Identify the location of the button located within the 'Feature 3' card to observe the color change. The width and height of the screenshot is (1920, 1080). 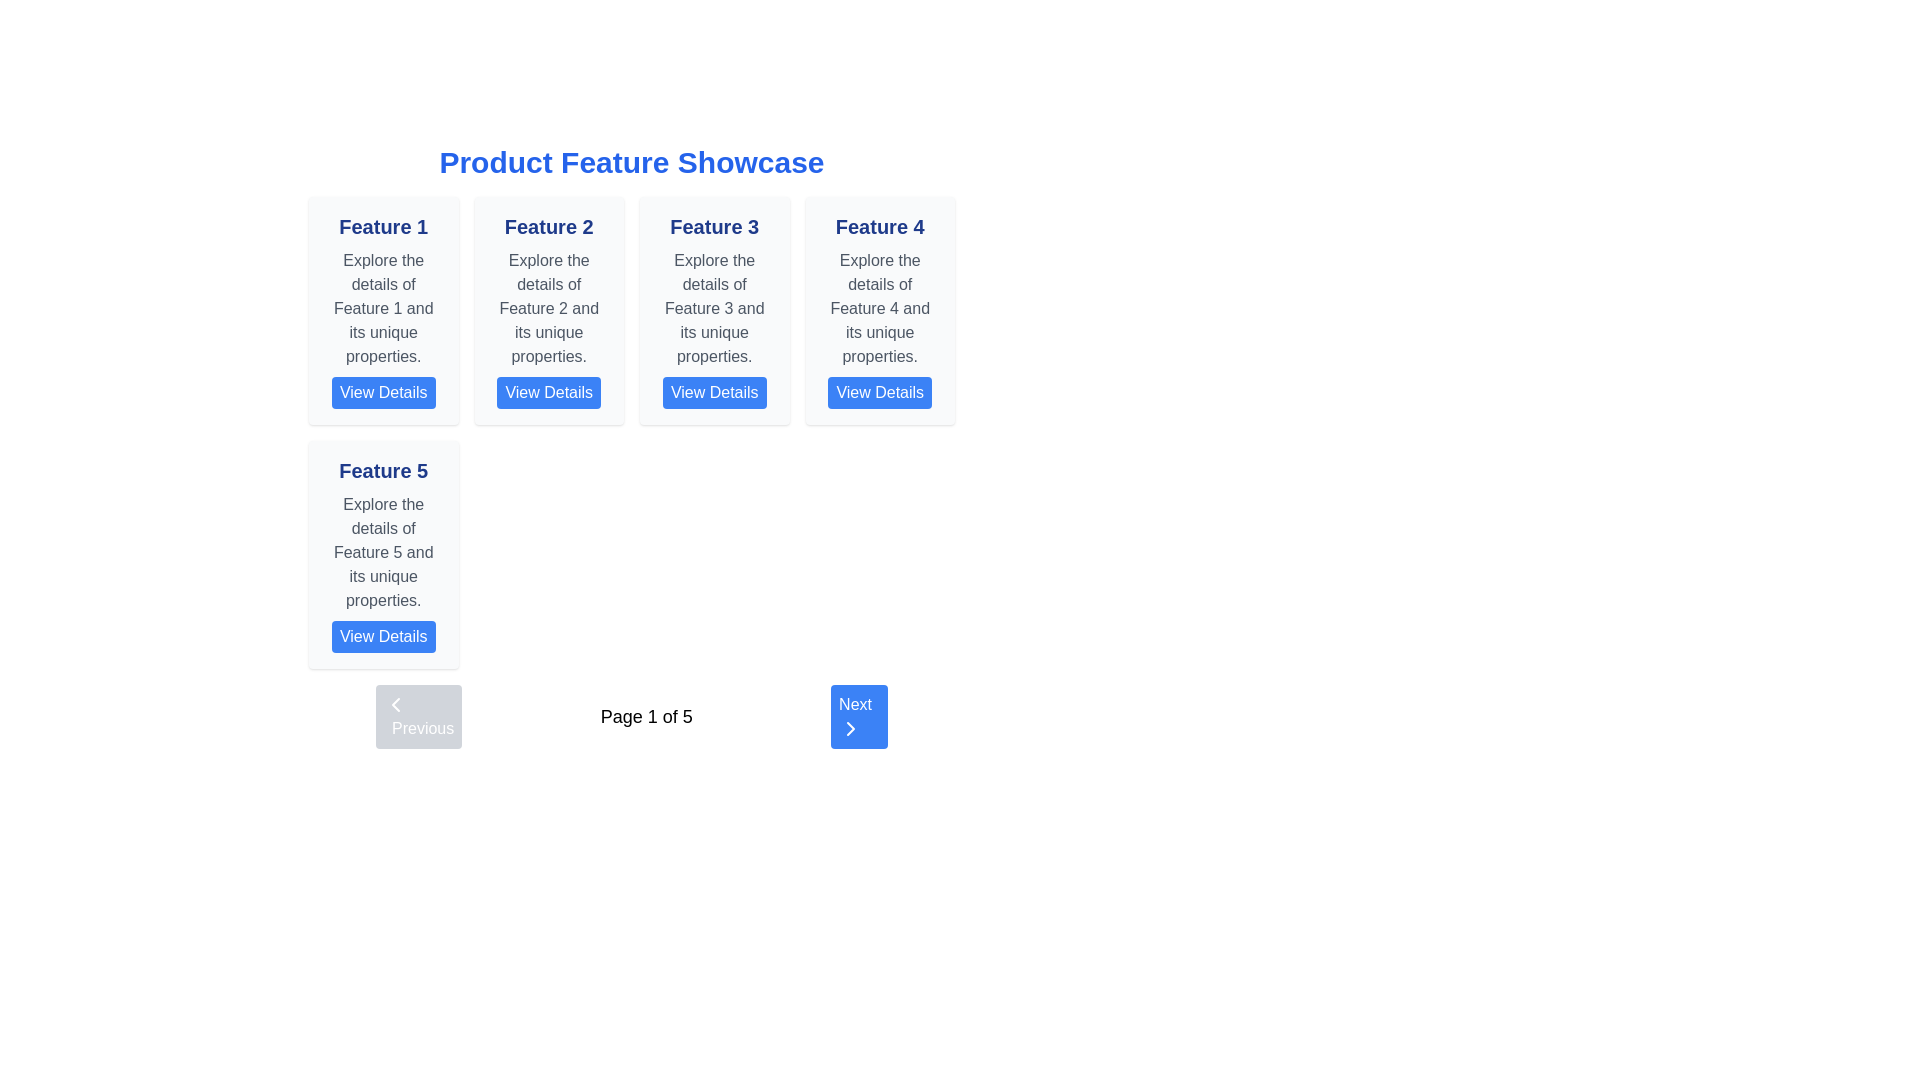
(714, 393).